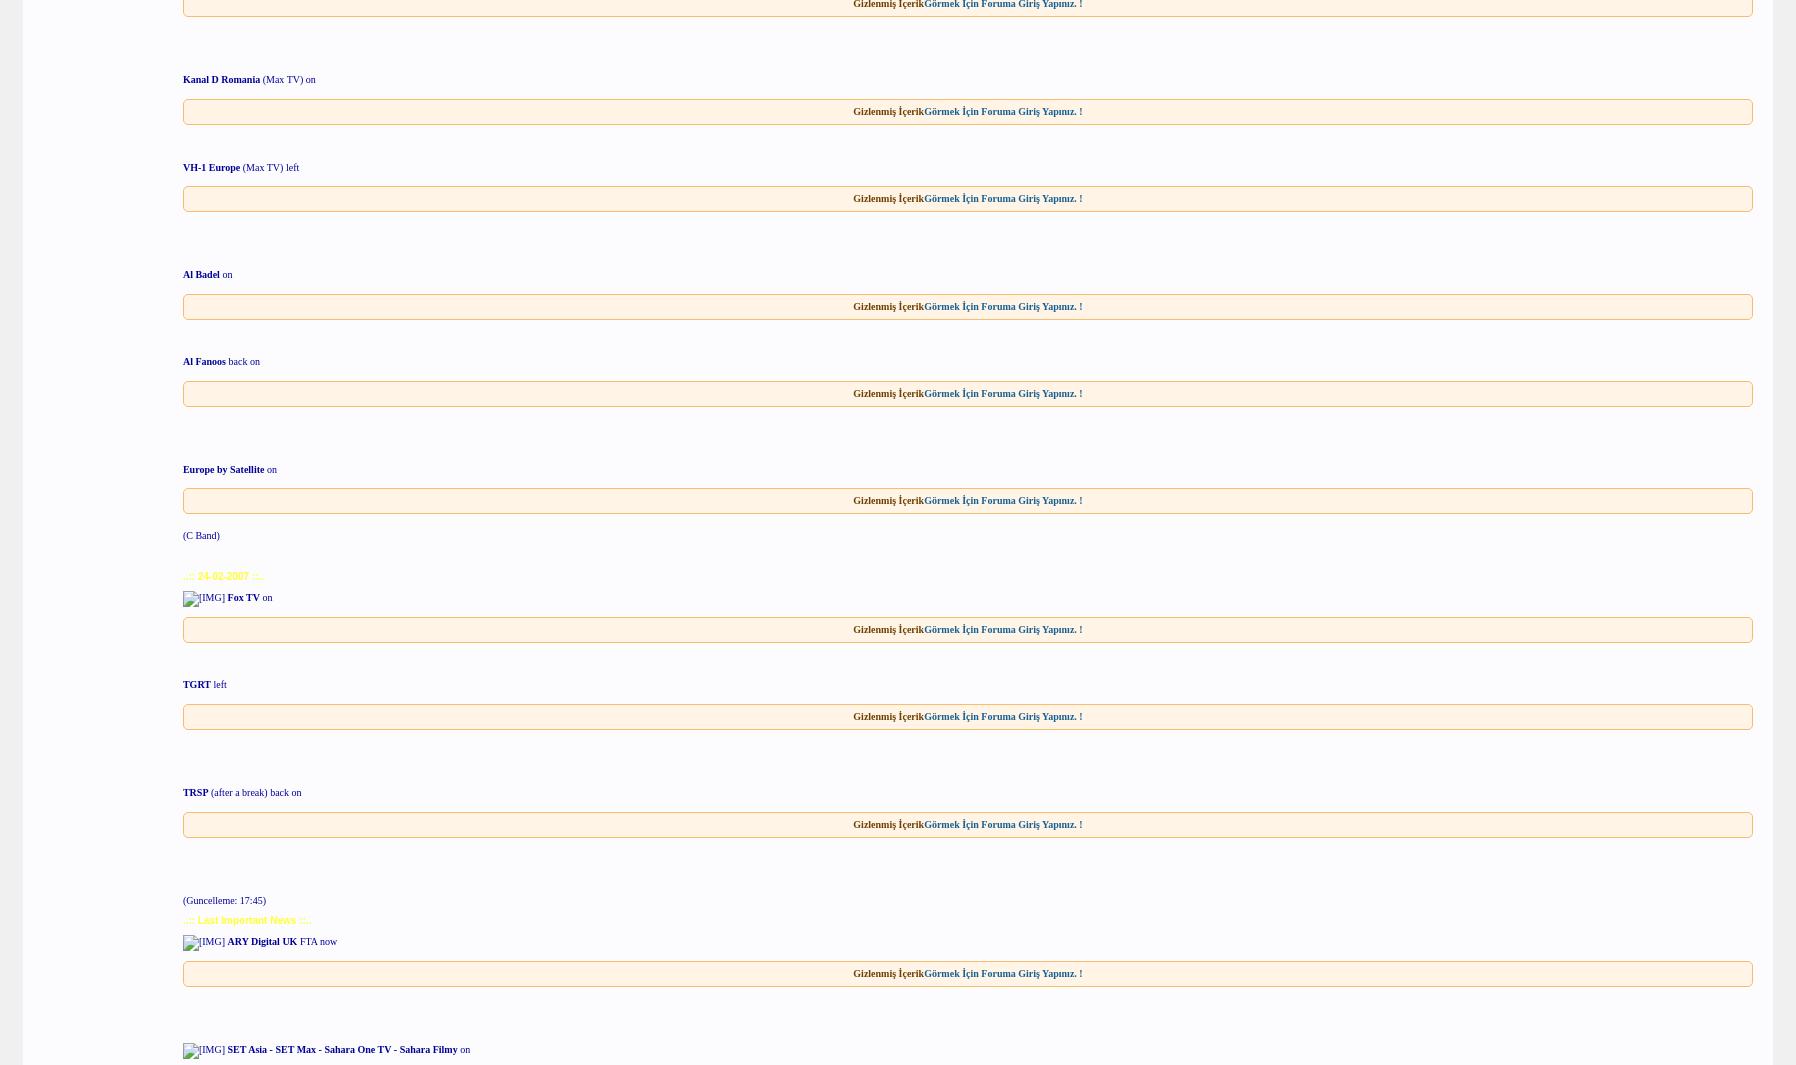 The width and height of the screenshot is (1796, 1065). I want to click on 'Al Fanoos', so click(203, 360).